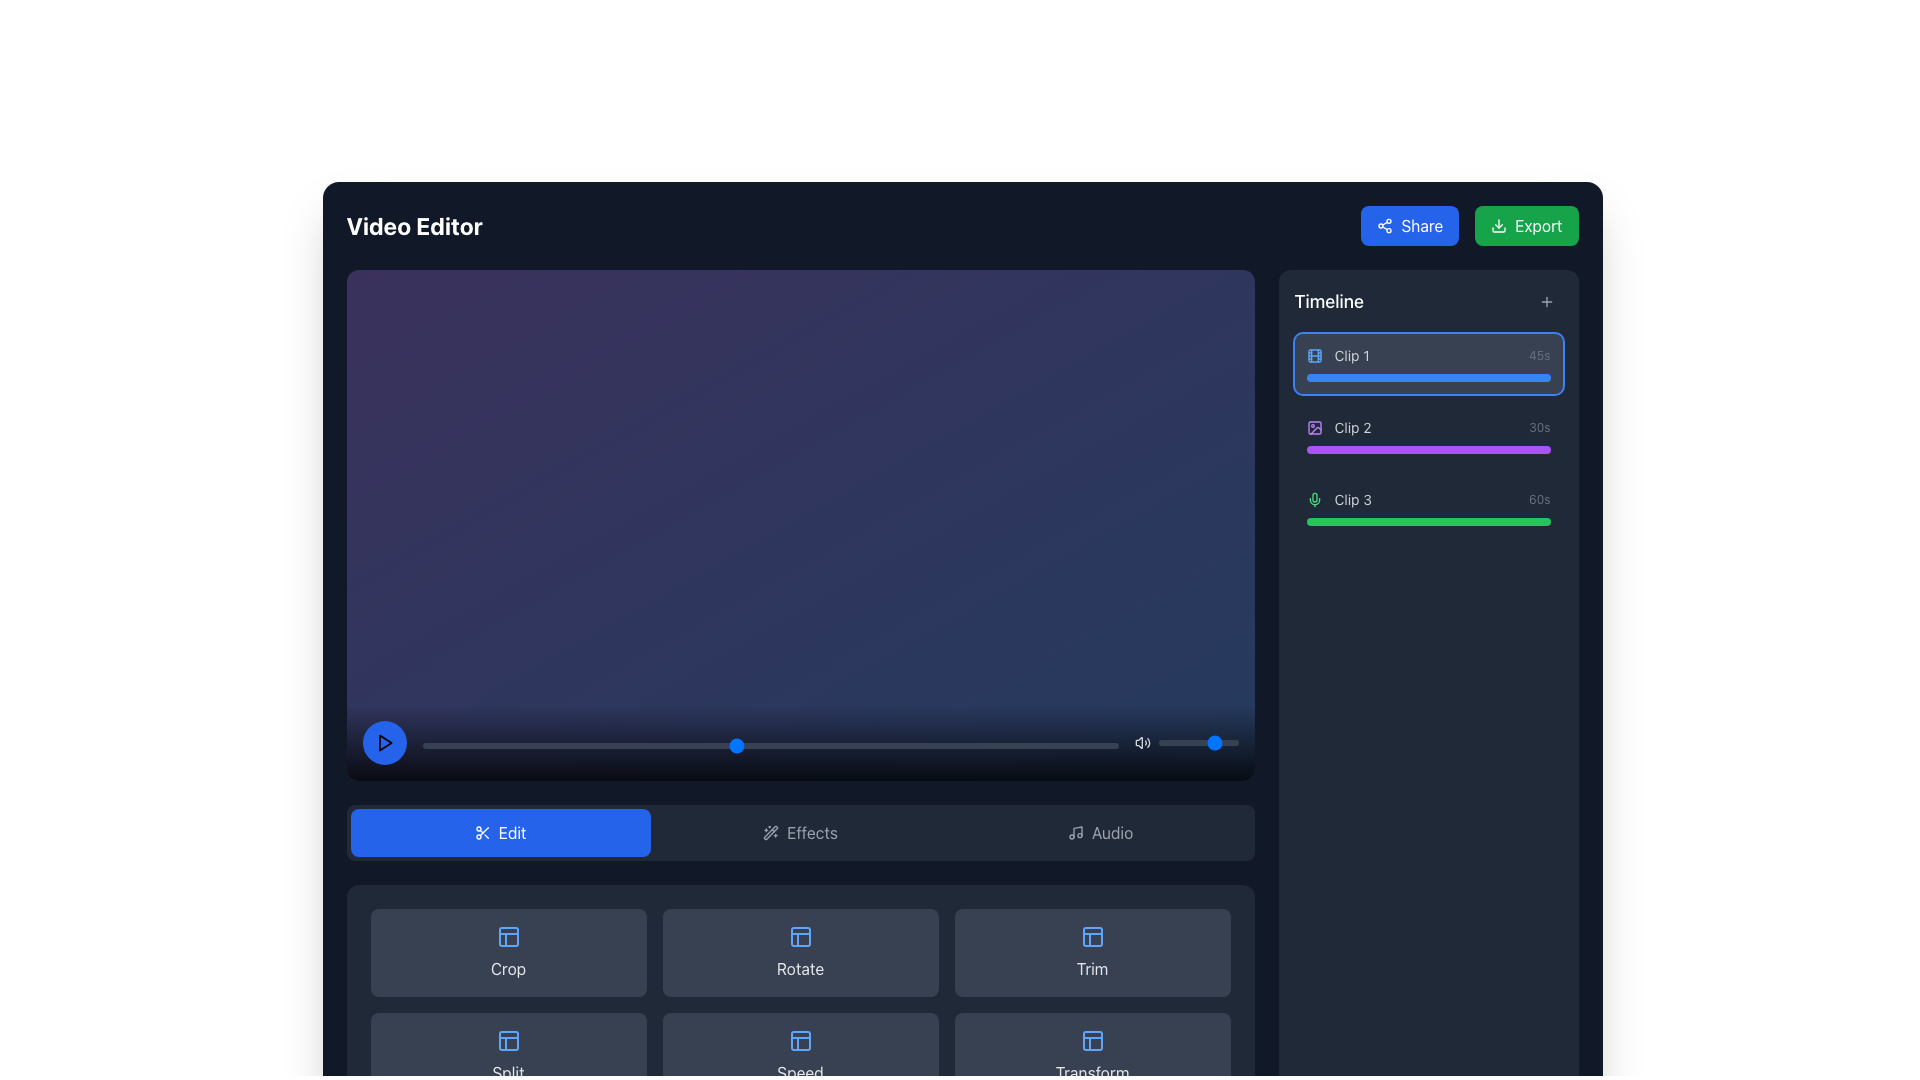 The height and width of the screenshot is (1080, 1920). What do you see at coordinates (1409, 225) in the screenshot?
I see `the rectangular blue 'Share' button with white text and a share icon located at the top right of the interface` at bounding box center [1409, 225].